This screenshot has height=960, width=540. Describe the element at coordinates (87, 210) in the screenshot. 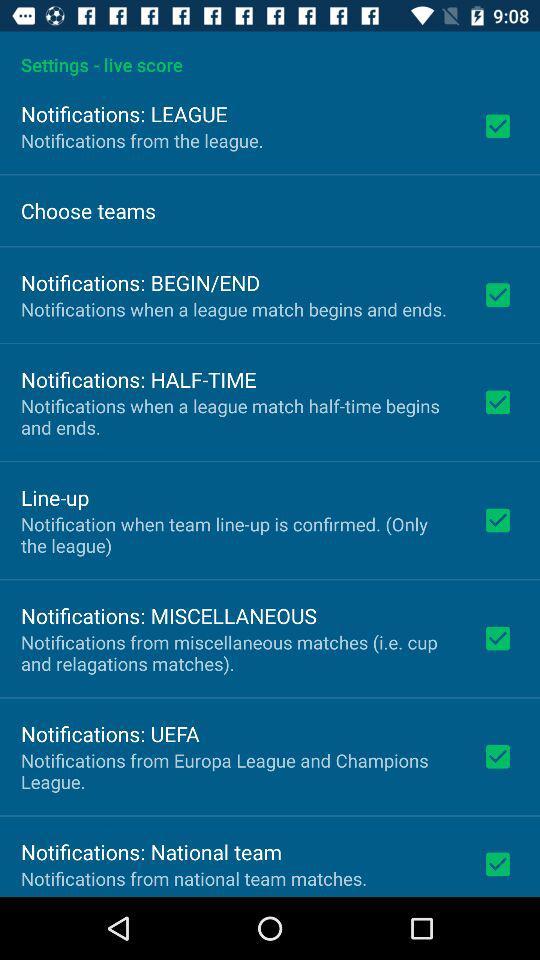

I see `the choose teams icon` at that location.